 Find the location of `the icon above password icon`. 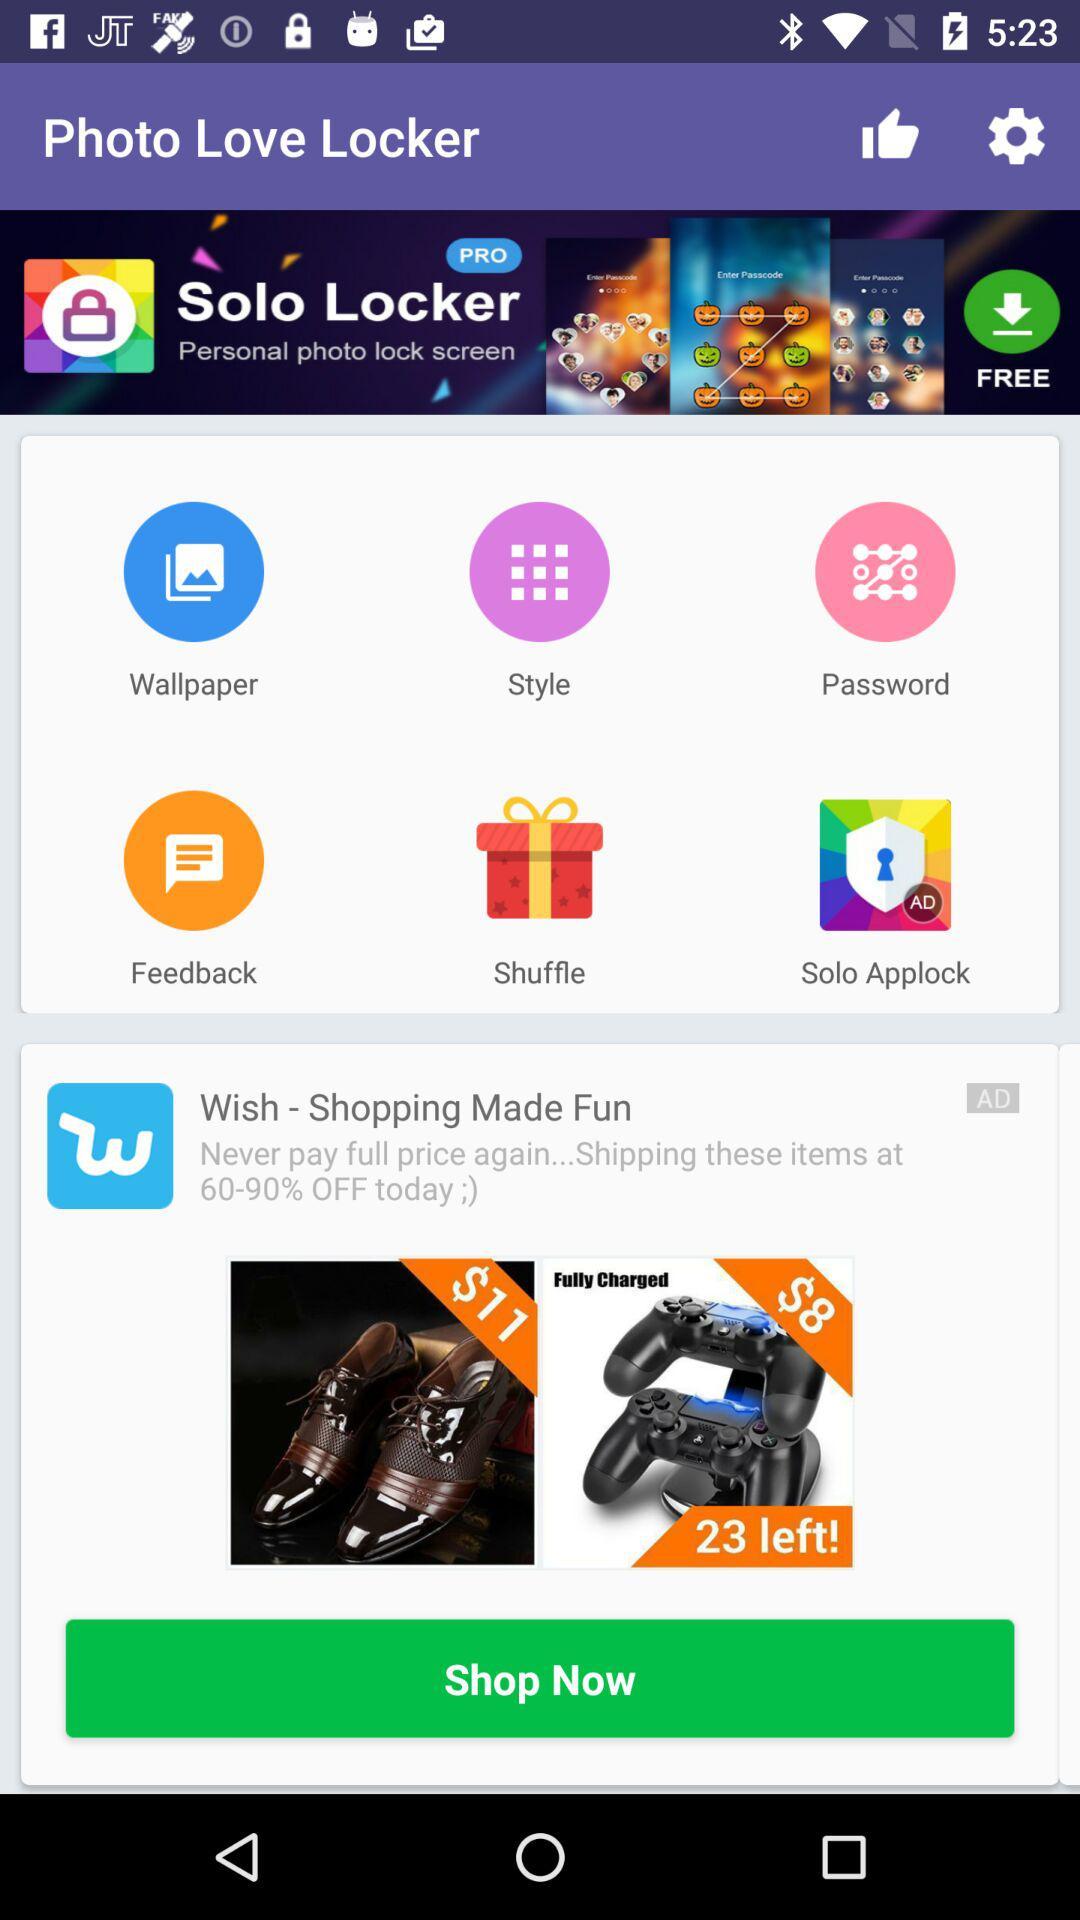

the icon above password icon is located at coordinates (884, 570).